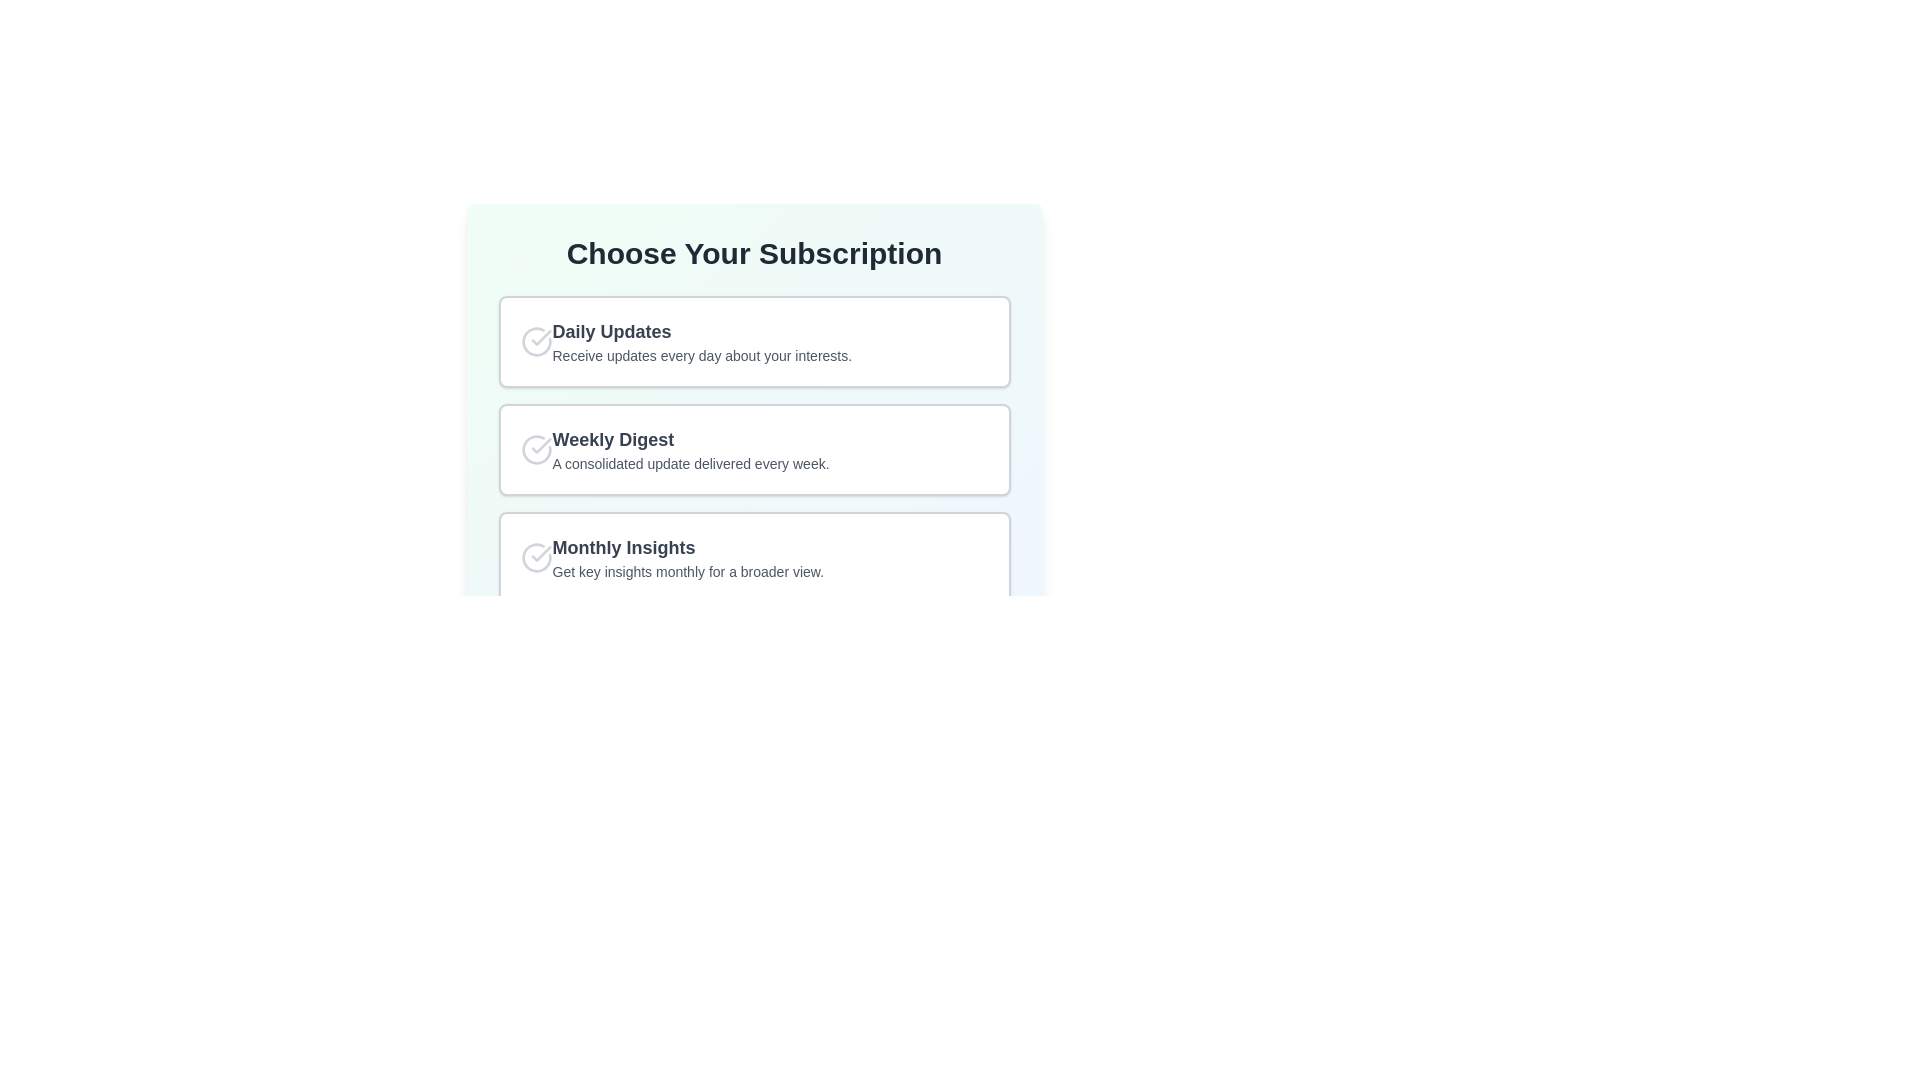 The image size is (1920, 1080). Describe the element at coordinates (536, 341) in the screenshot. I see `the circular gray icon with a checkmark at its center, which is positioned to the left of 'Daily Updates' and above 'Receive updates every day about your interests.'` at that location.